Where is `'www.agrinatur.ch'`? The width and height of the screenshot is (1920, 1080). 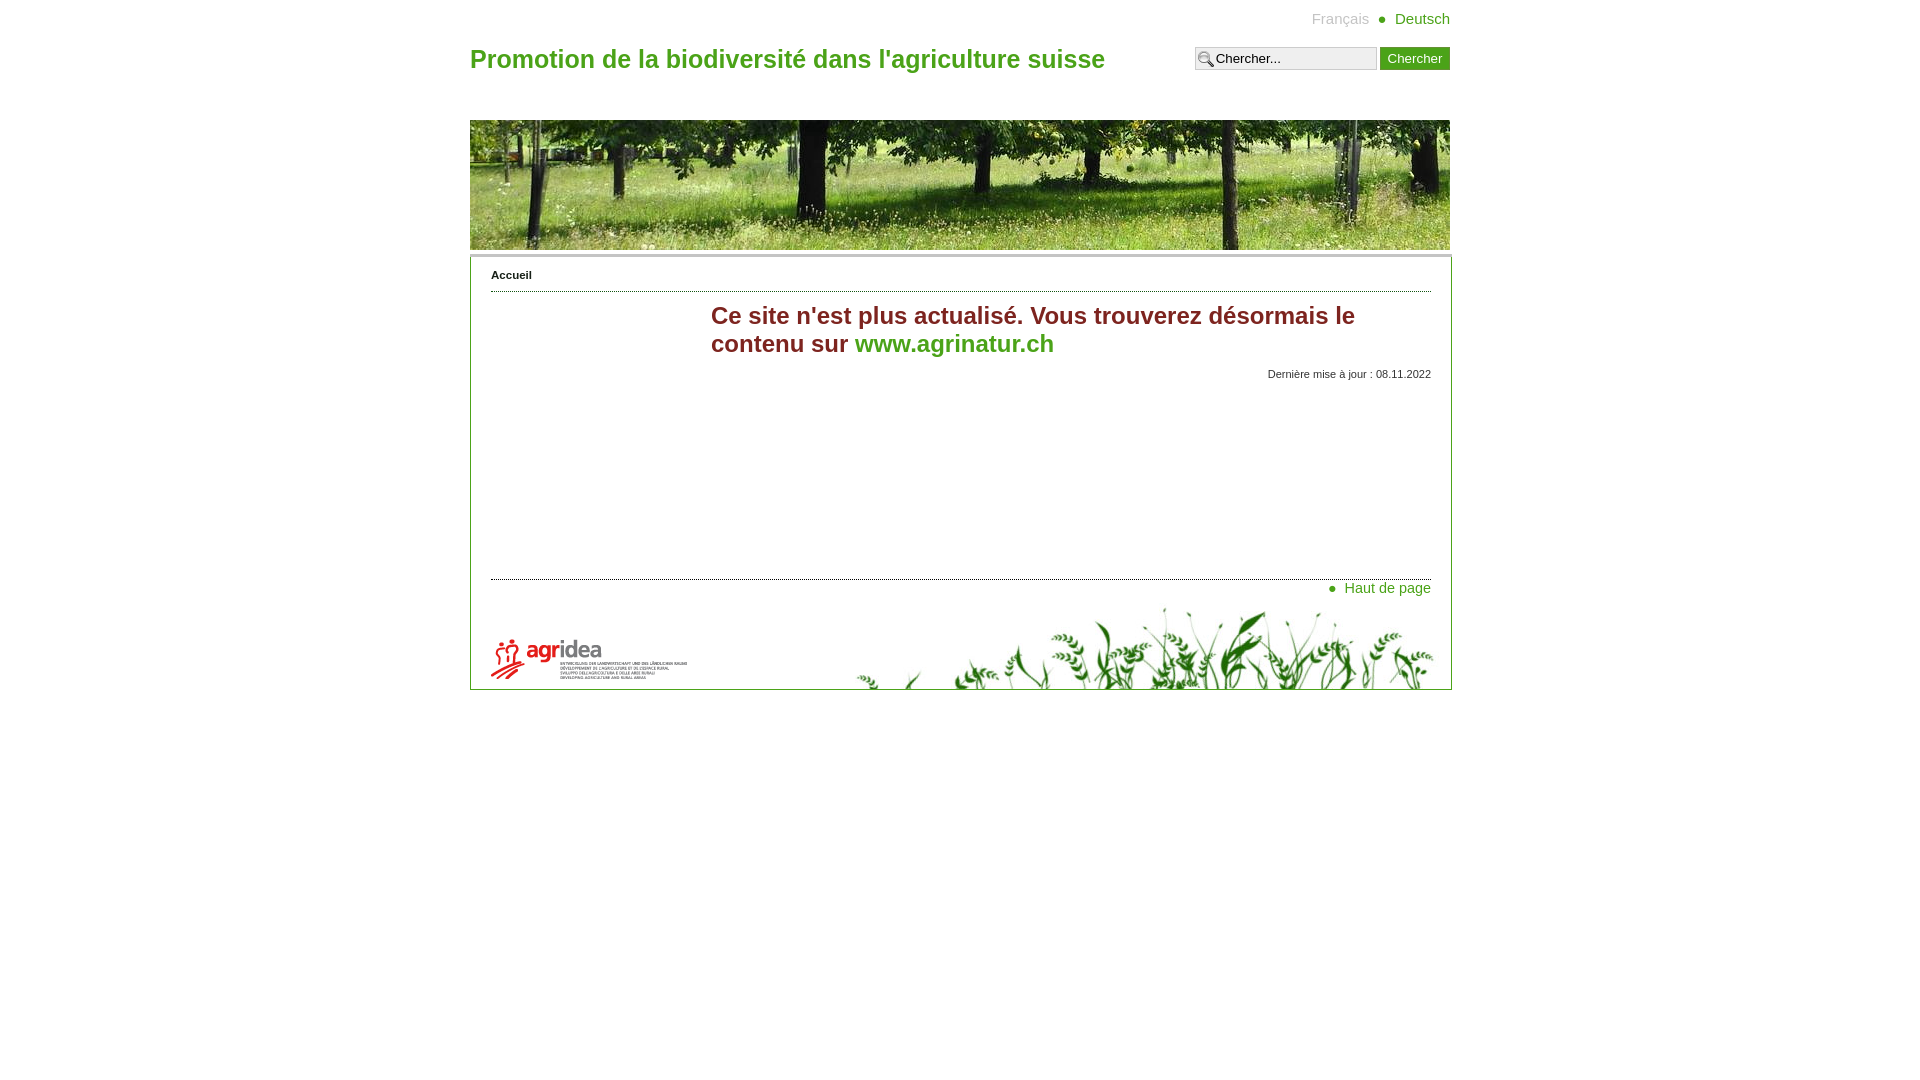
'www.agrinatur.ch' is located at coordinates (953, 342).